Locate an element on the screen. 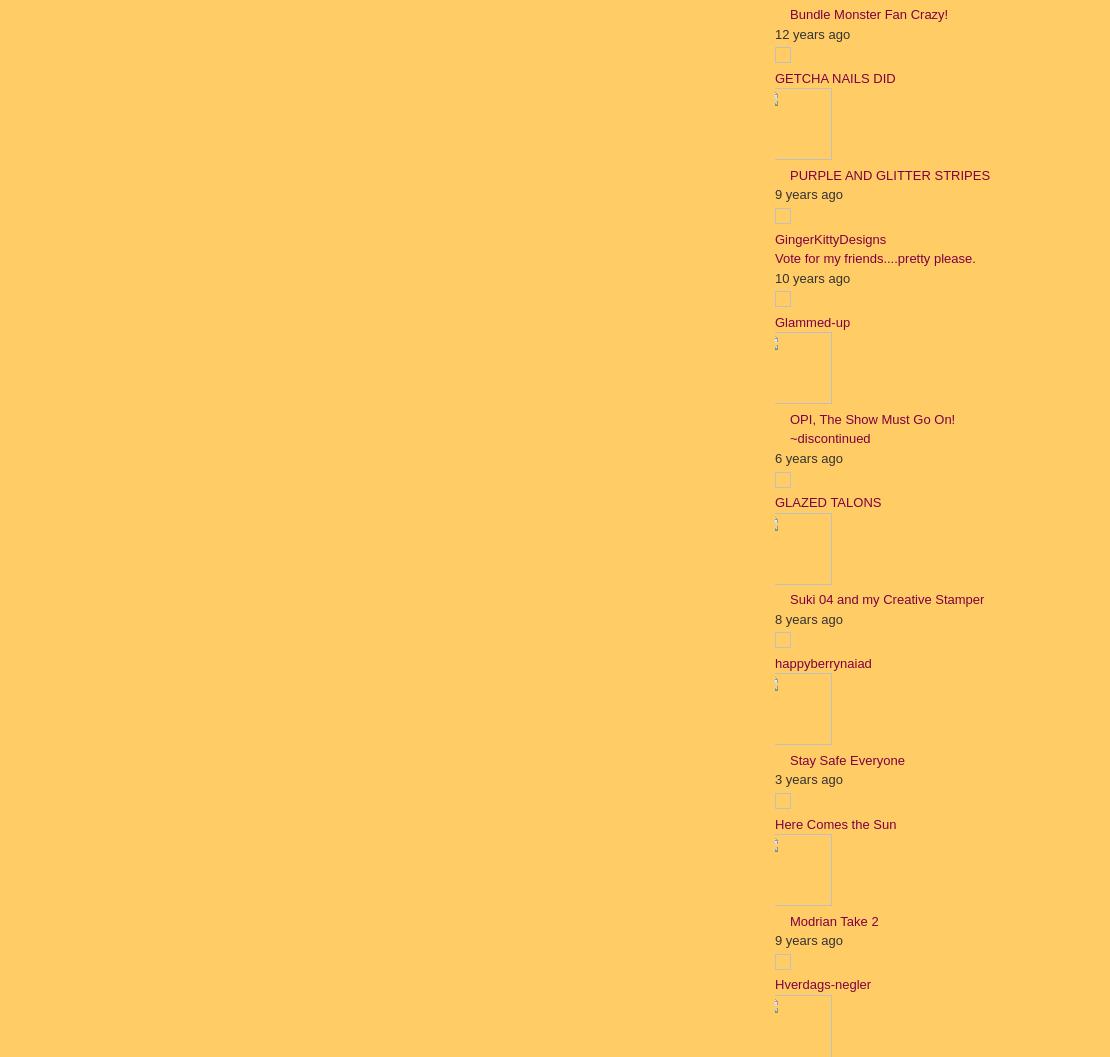 The height and width of the screenshot is (1057, 1110). 'Here Comes the Sun' is located at coordinates (834, 823).